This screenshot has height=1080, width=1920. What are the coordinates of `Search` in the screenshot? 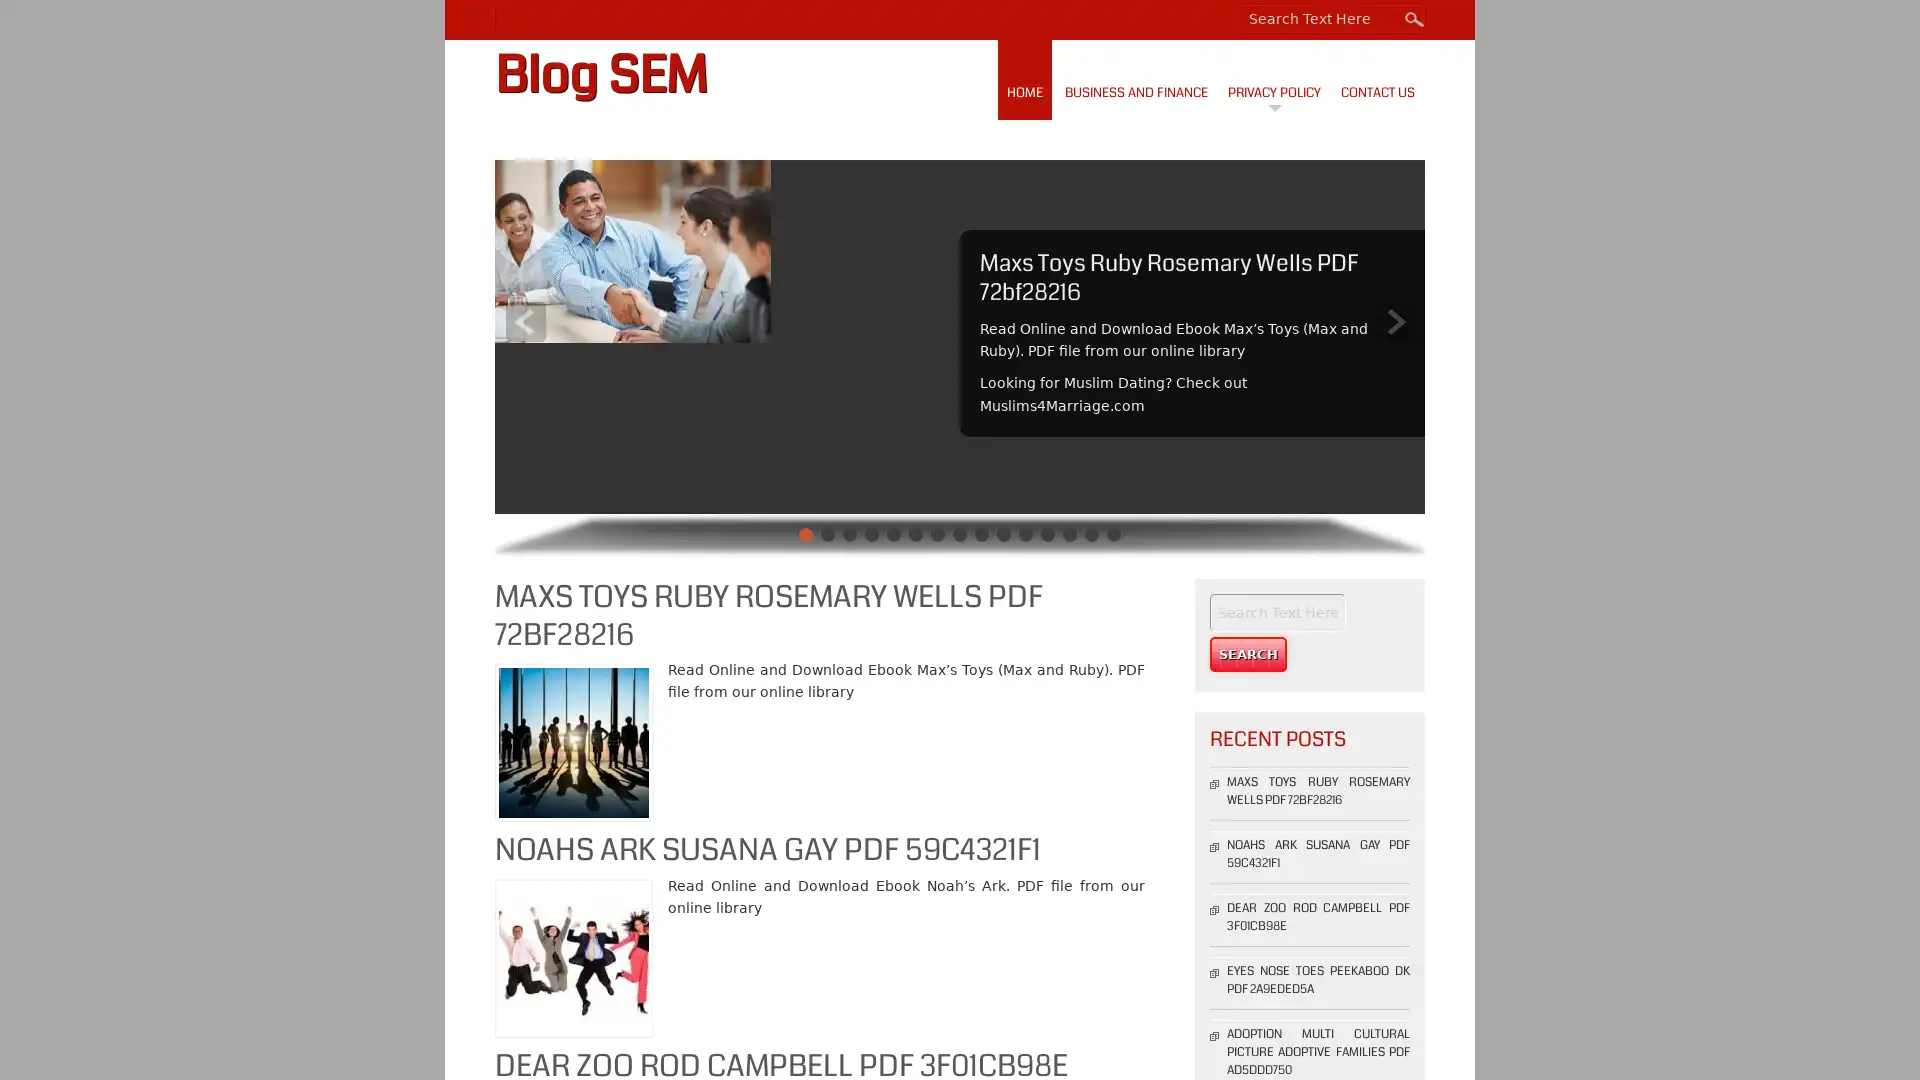 It's located at (1247, 654).